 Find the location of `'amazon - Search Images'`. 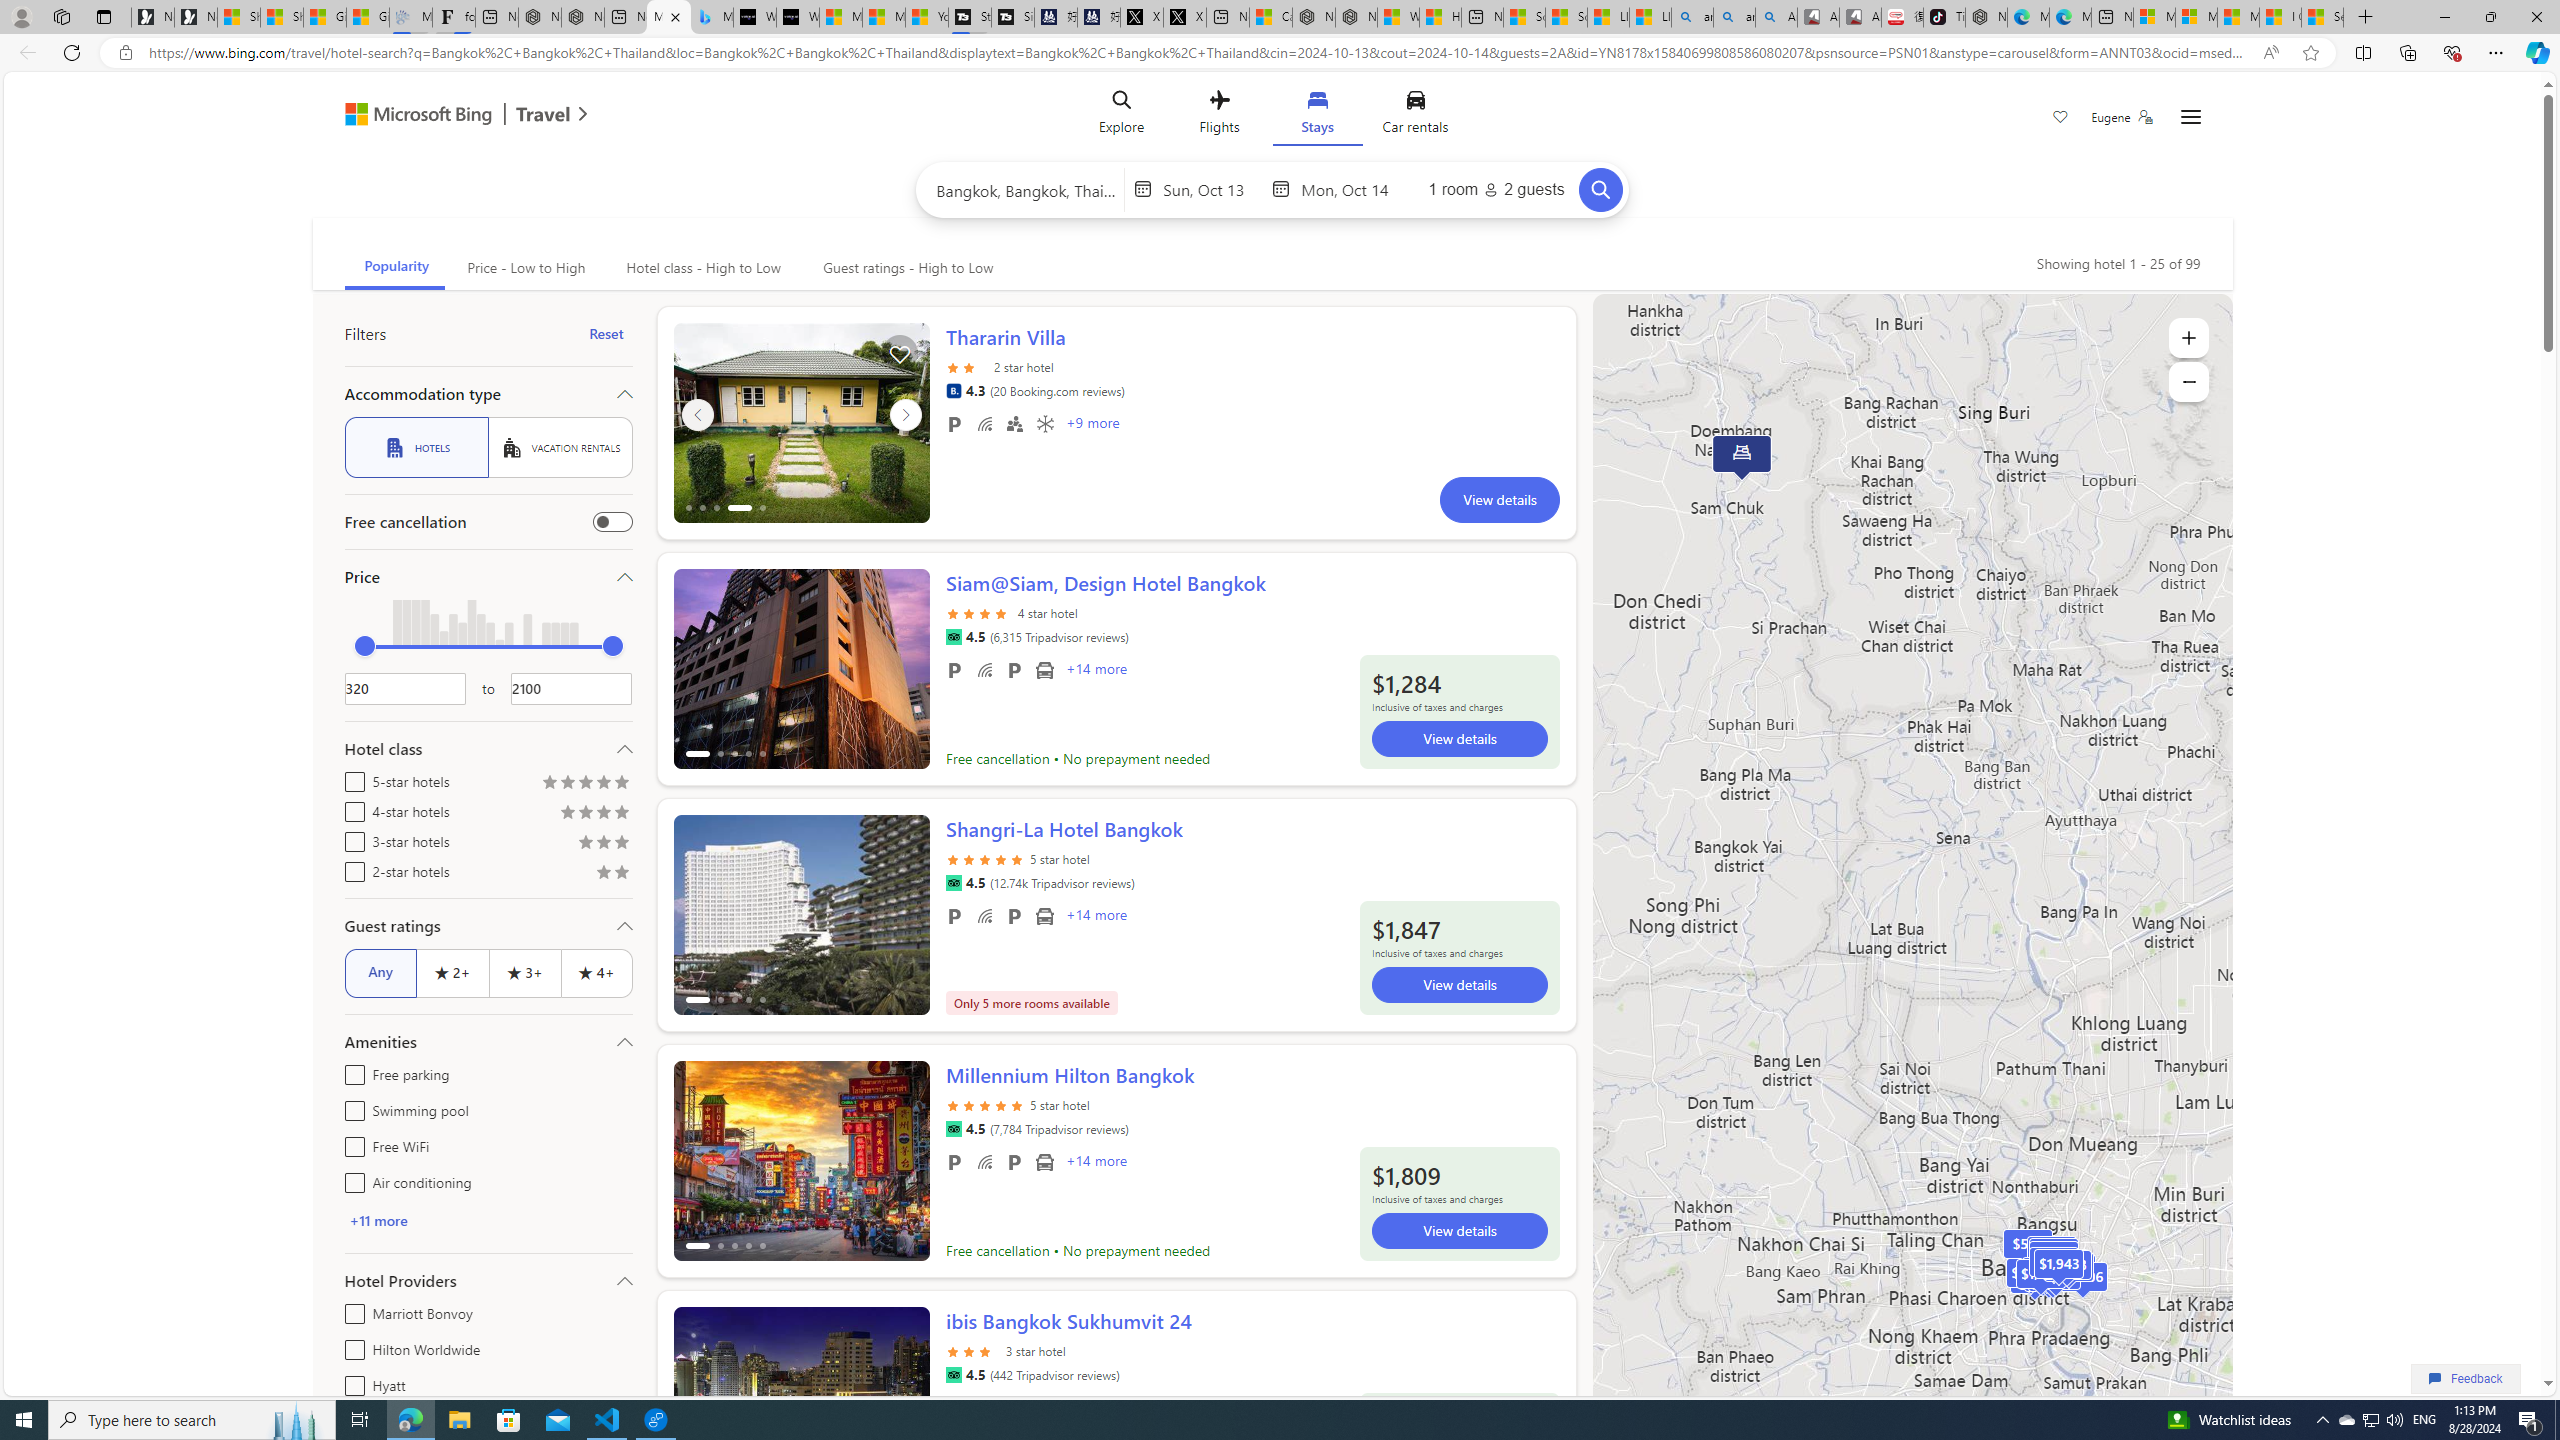

'amazon - Search Images' is located at coordinates (1733, 16).